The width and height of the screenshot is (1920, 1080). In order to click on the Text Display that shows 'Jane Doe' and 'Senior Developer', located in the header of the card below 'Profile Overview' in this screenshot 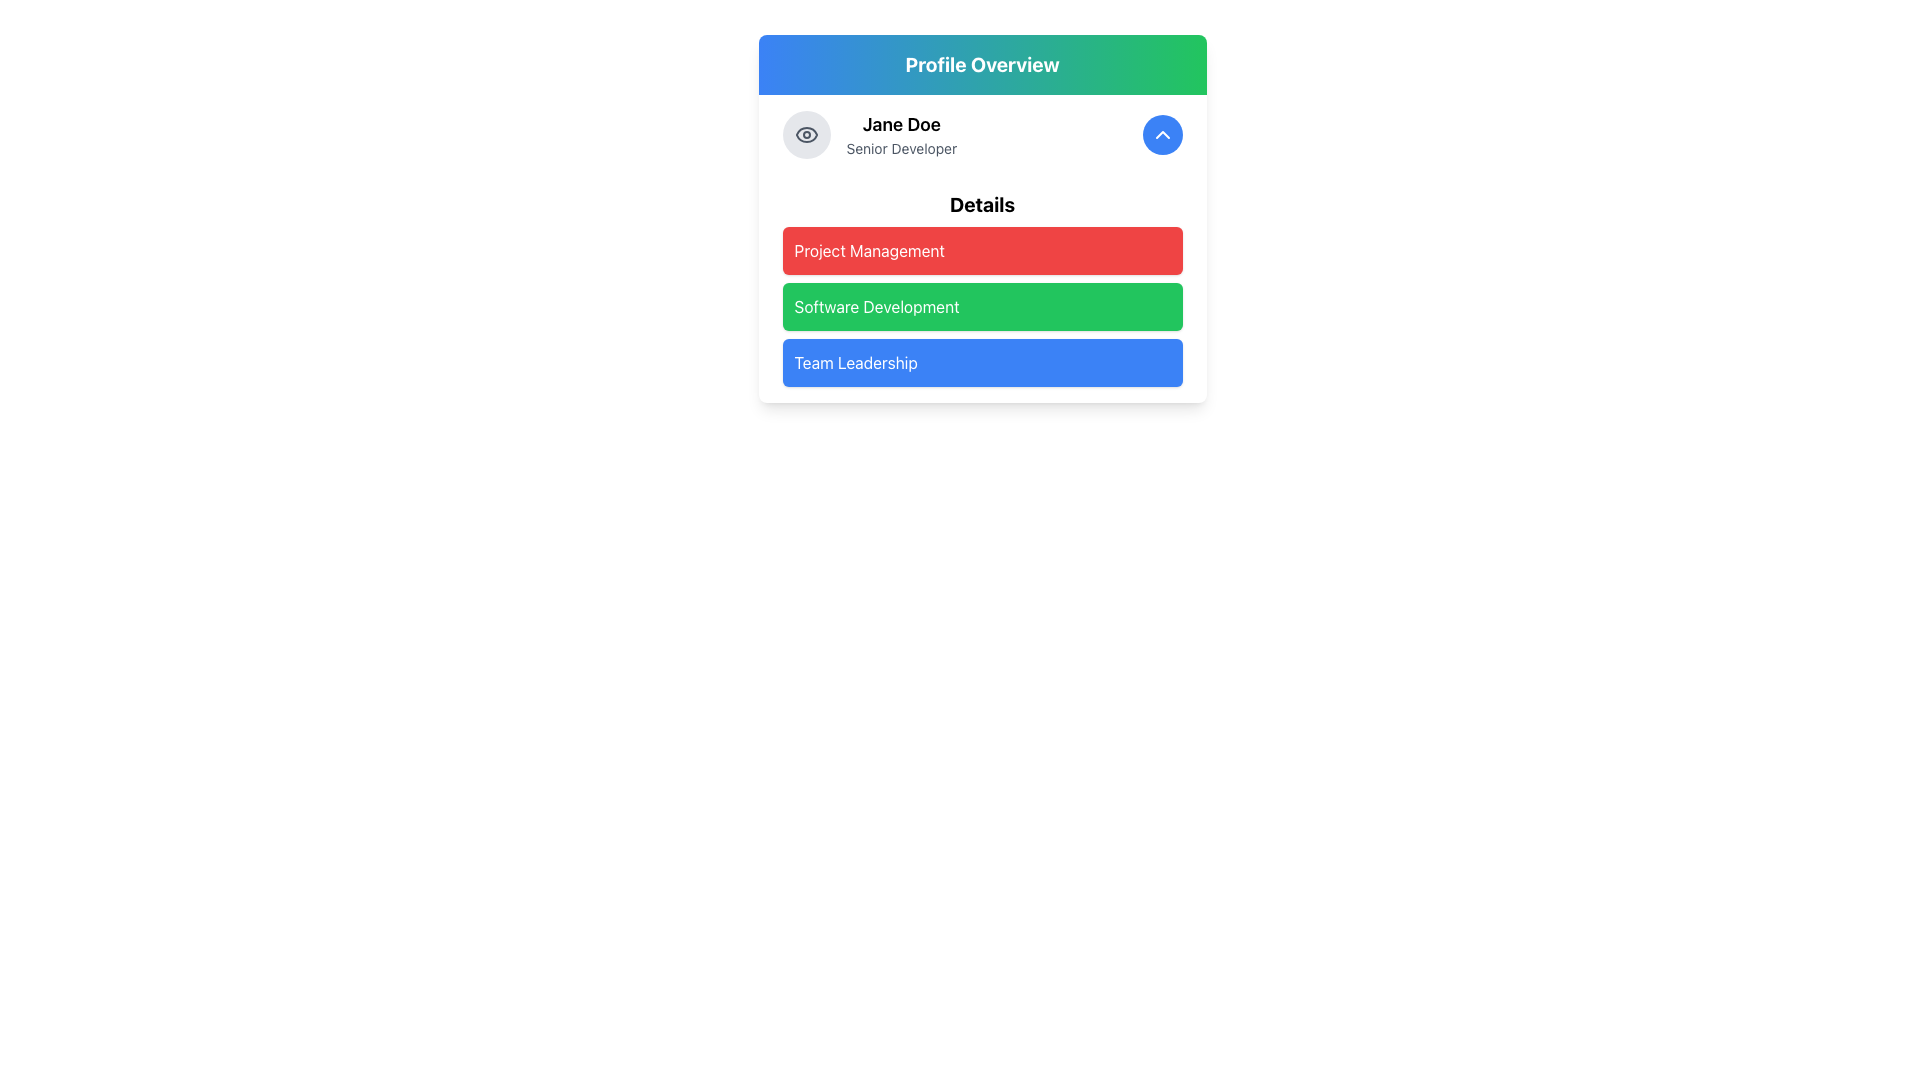, I will do `click(900, 135)`.